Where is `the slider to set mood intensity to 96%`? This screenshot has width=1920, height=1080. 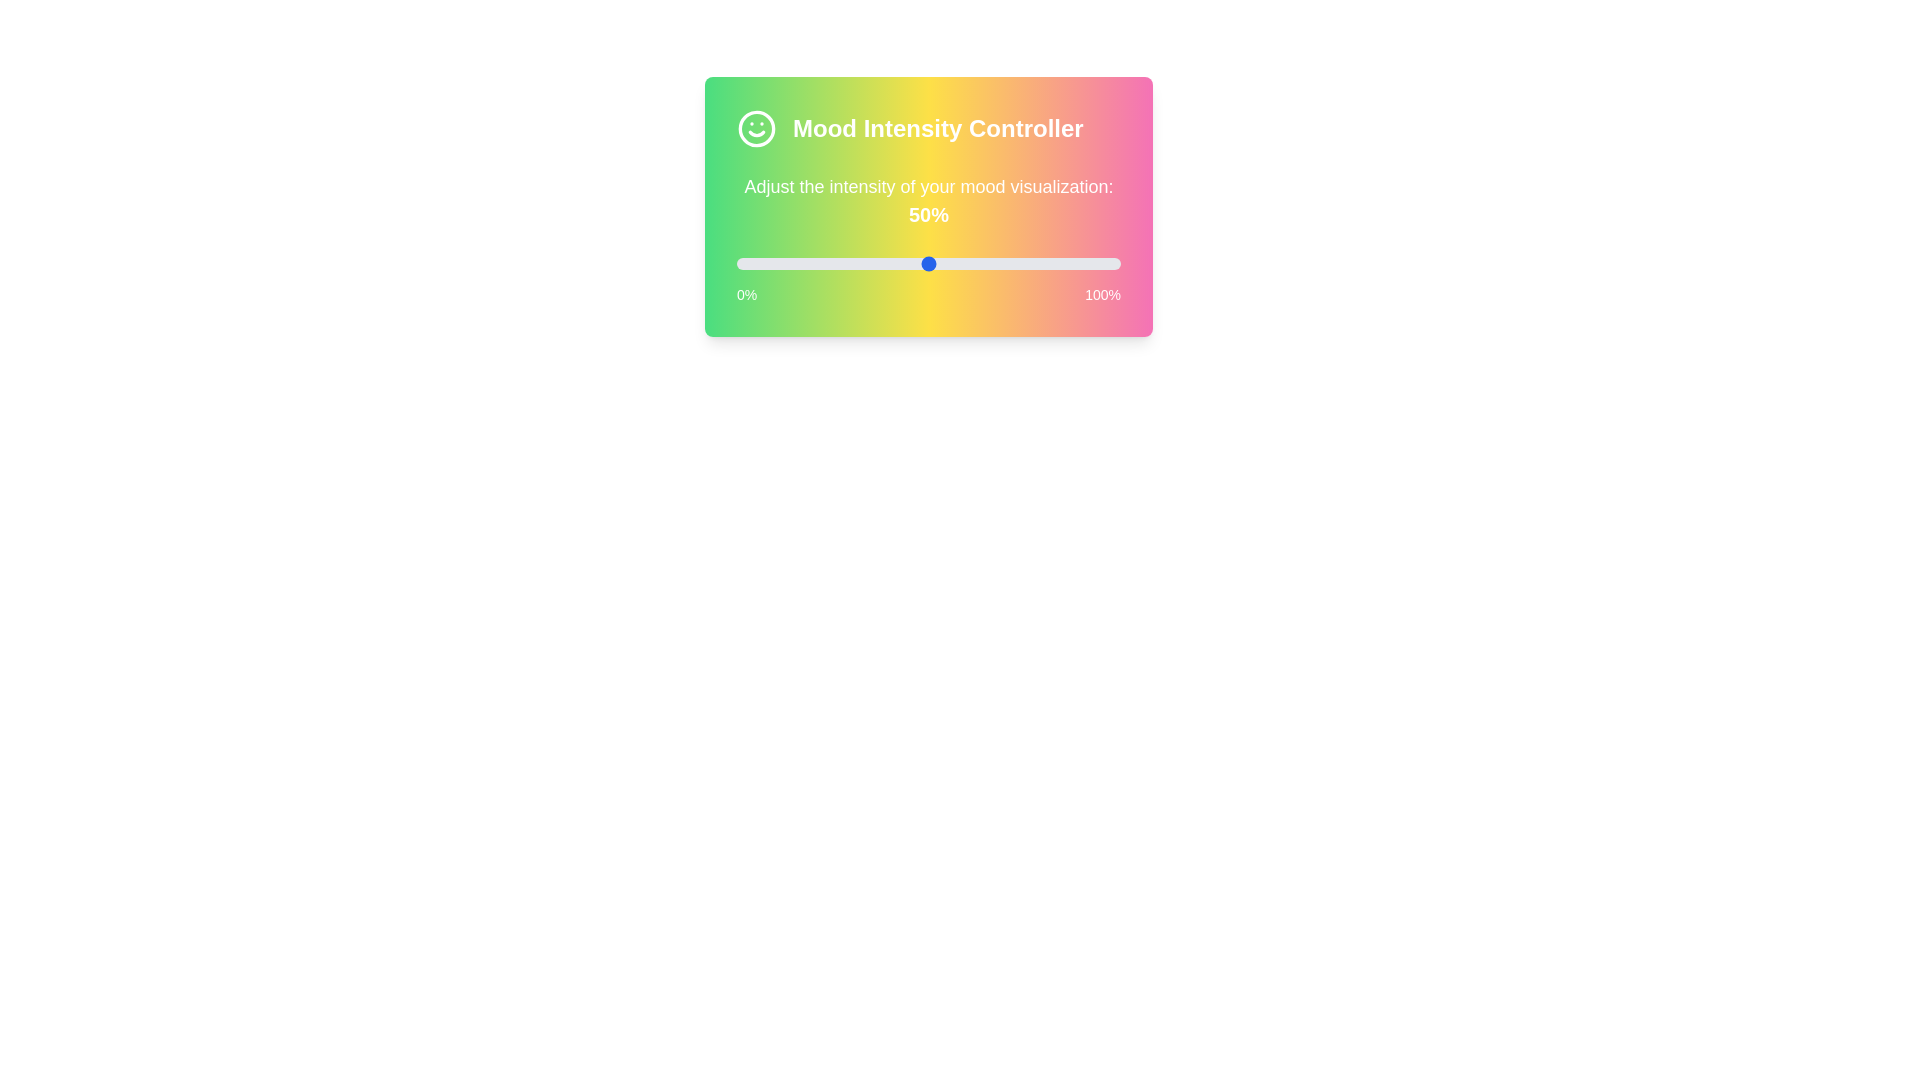 the slider to set mood intensity to 96% is located at coordinates (1104, 262).